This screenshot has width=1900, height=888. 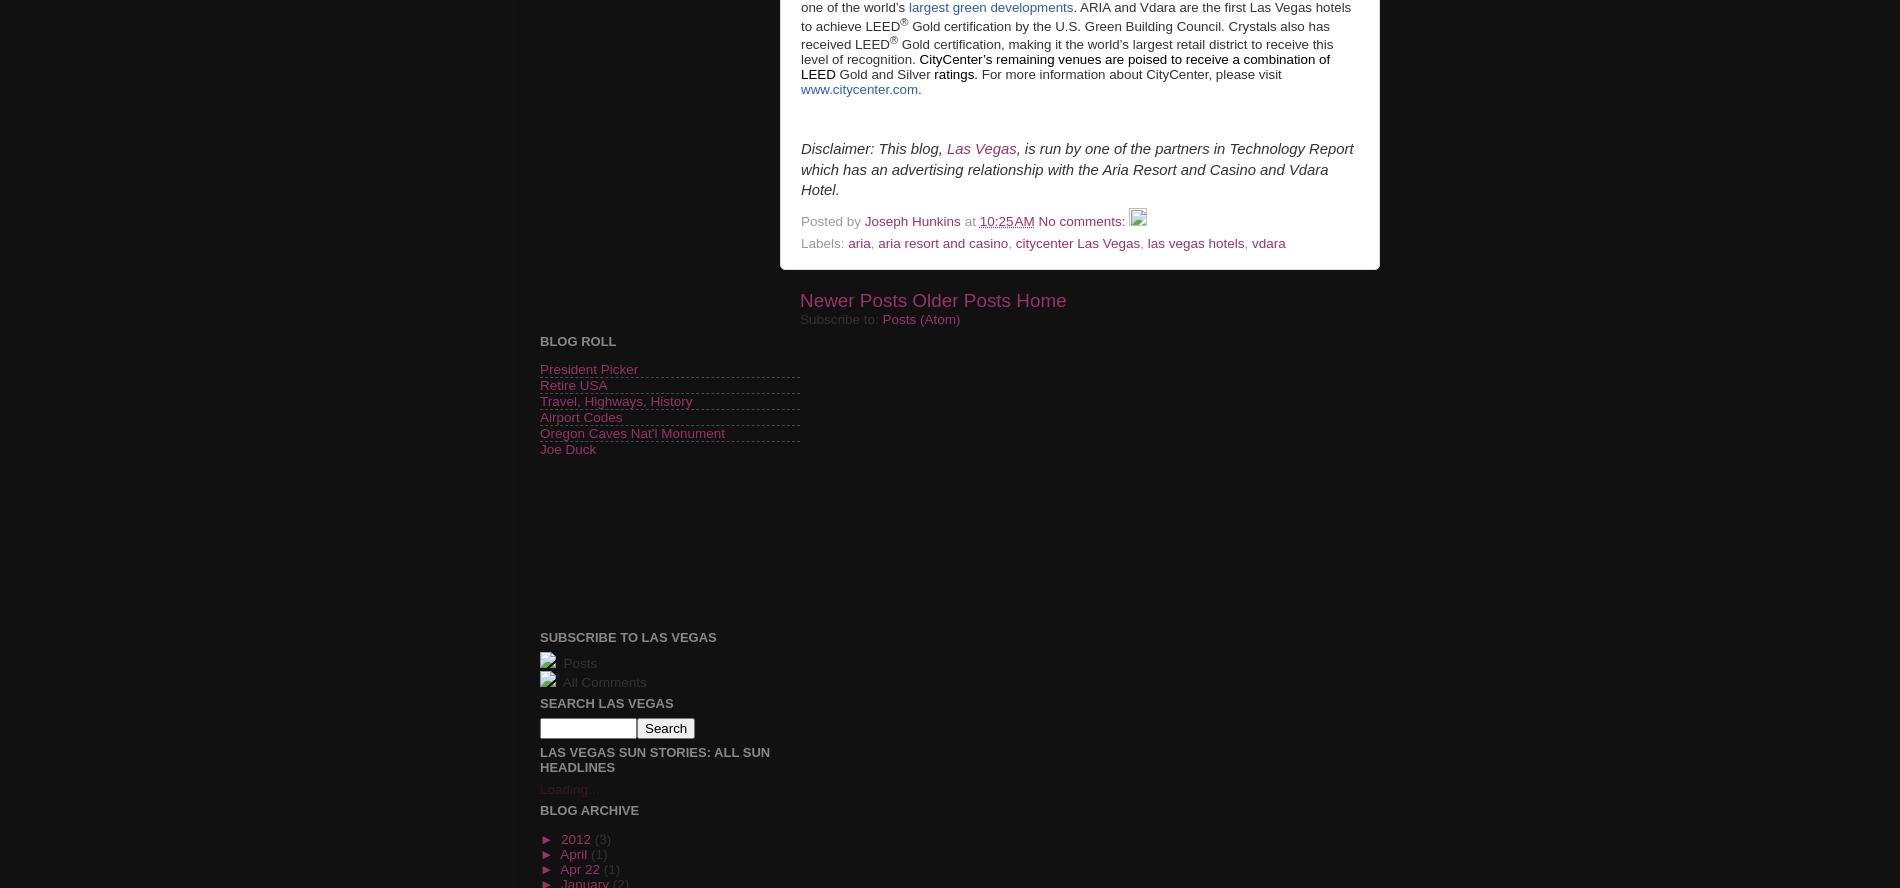 I want to click on 'Subscribe to Las Vegas', so click(x=627, y=636).